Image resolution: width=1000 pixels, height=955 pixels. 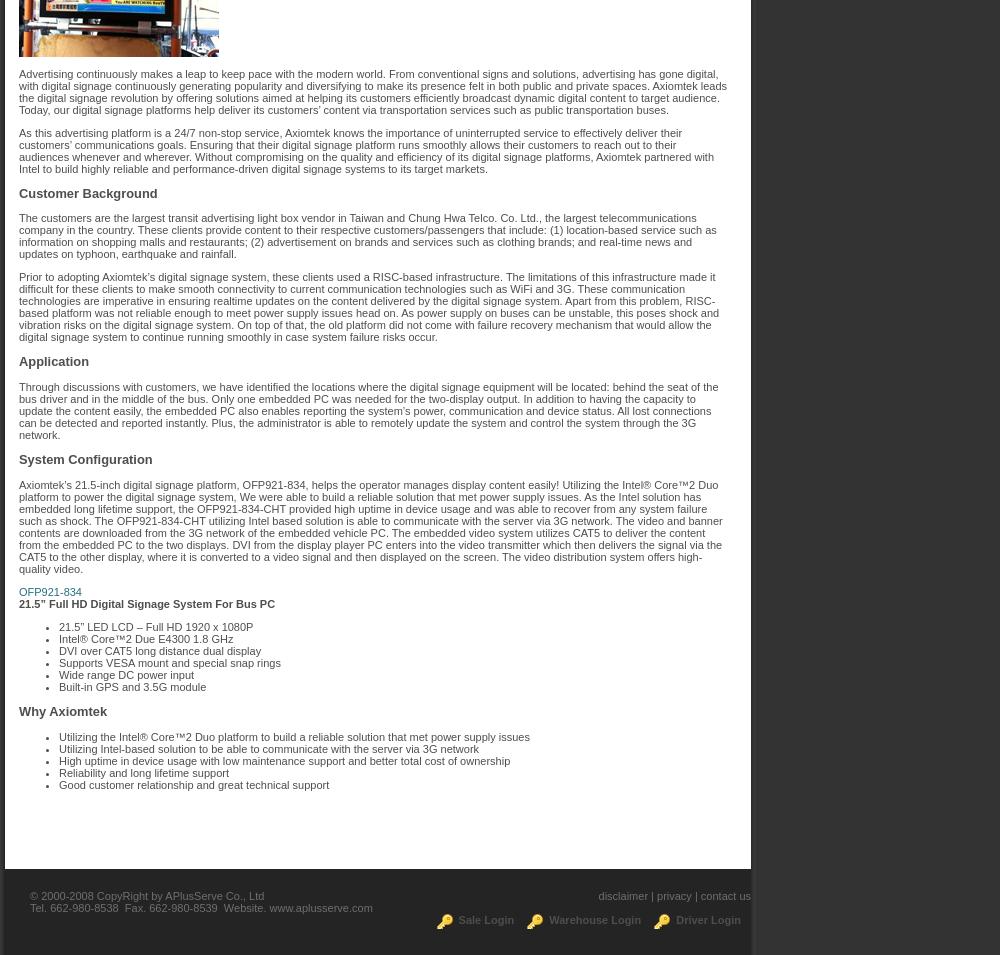 What do you see at coordinates (156, 626) in the screenshot?
I see `'21.5” LED LCD – Full HD 1920 x 1080P'` at bounding box center [156, 626].